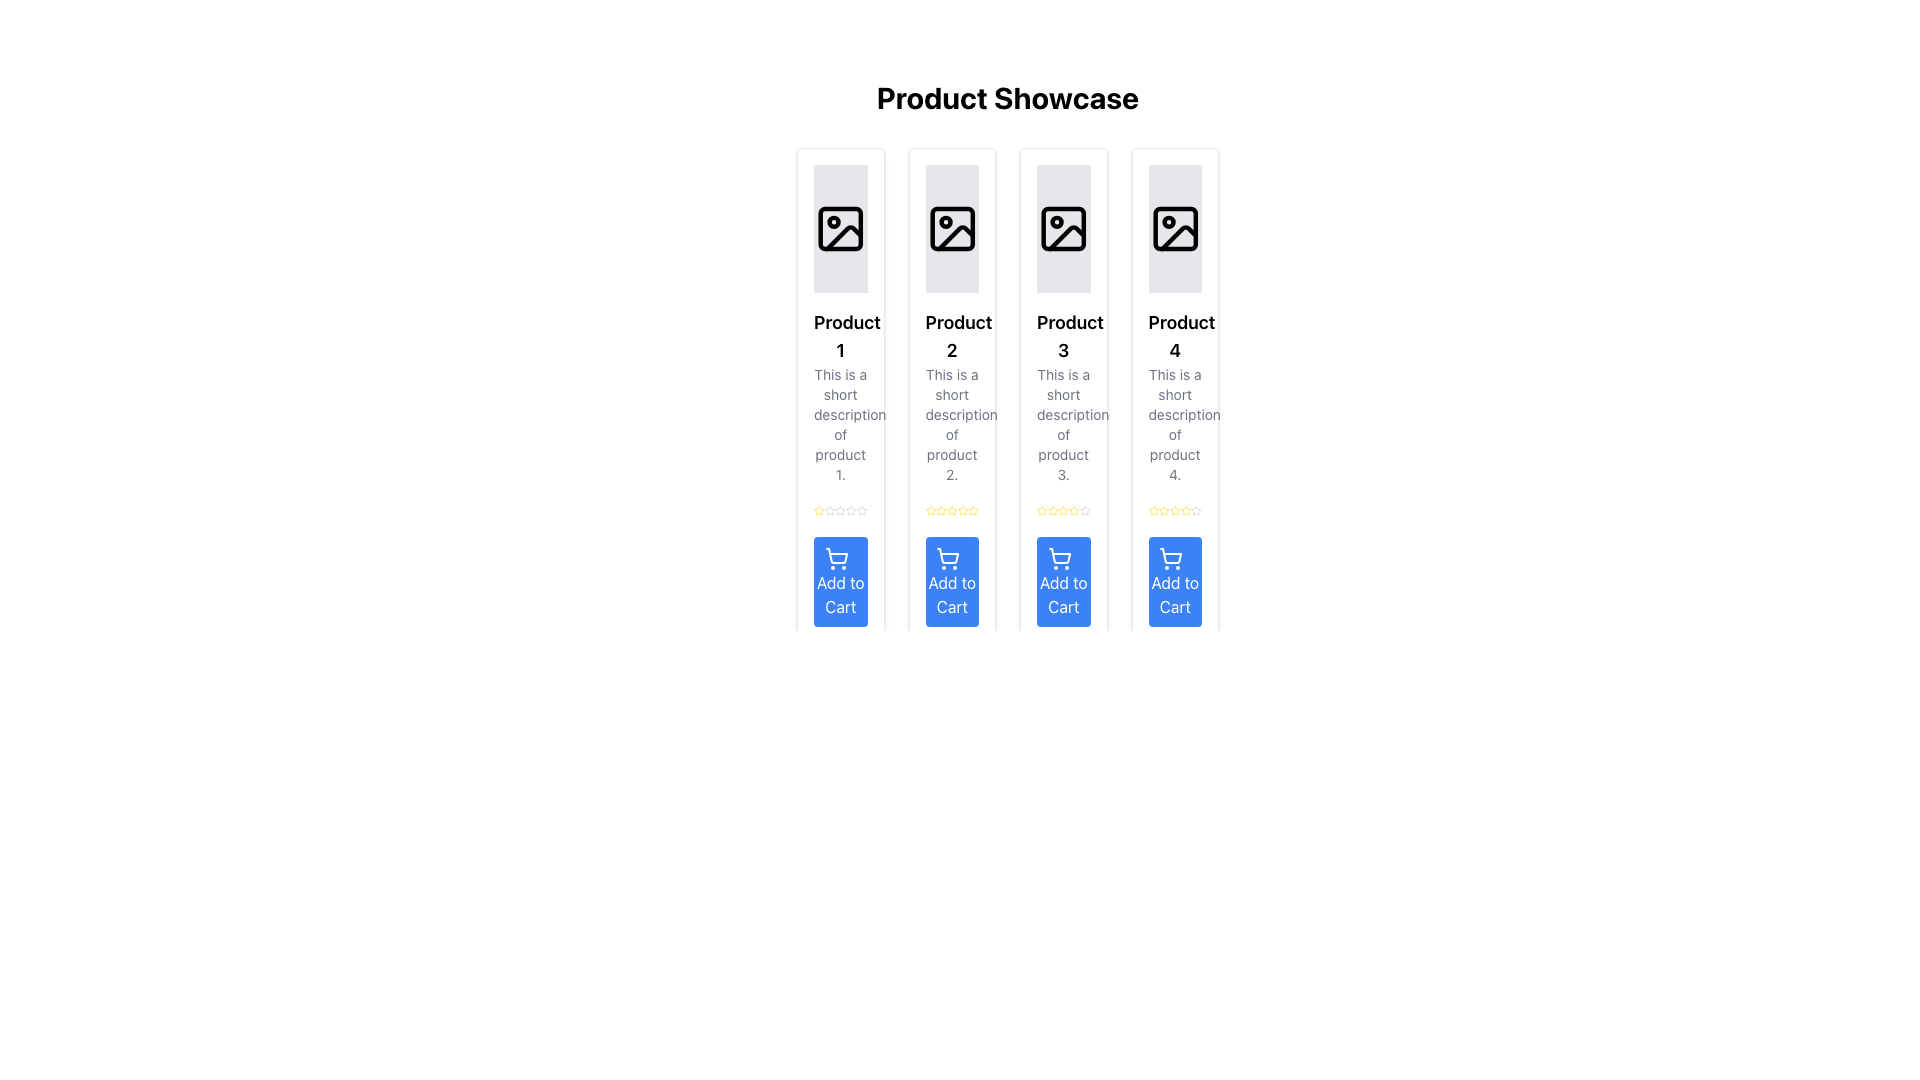 This screenshot has height=1080, width=1920. I want to click on the shopping cart icon located within the blue 'Add to Cart' button of the fourth product in the grid layout, so click(1171, 558).